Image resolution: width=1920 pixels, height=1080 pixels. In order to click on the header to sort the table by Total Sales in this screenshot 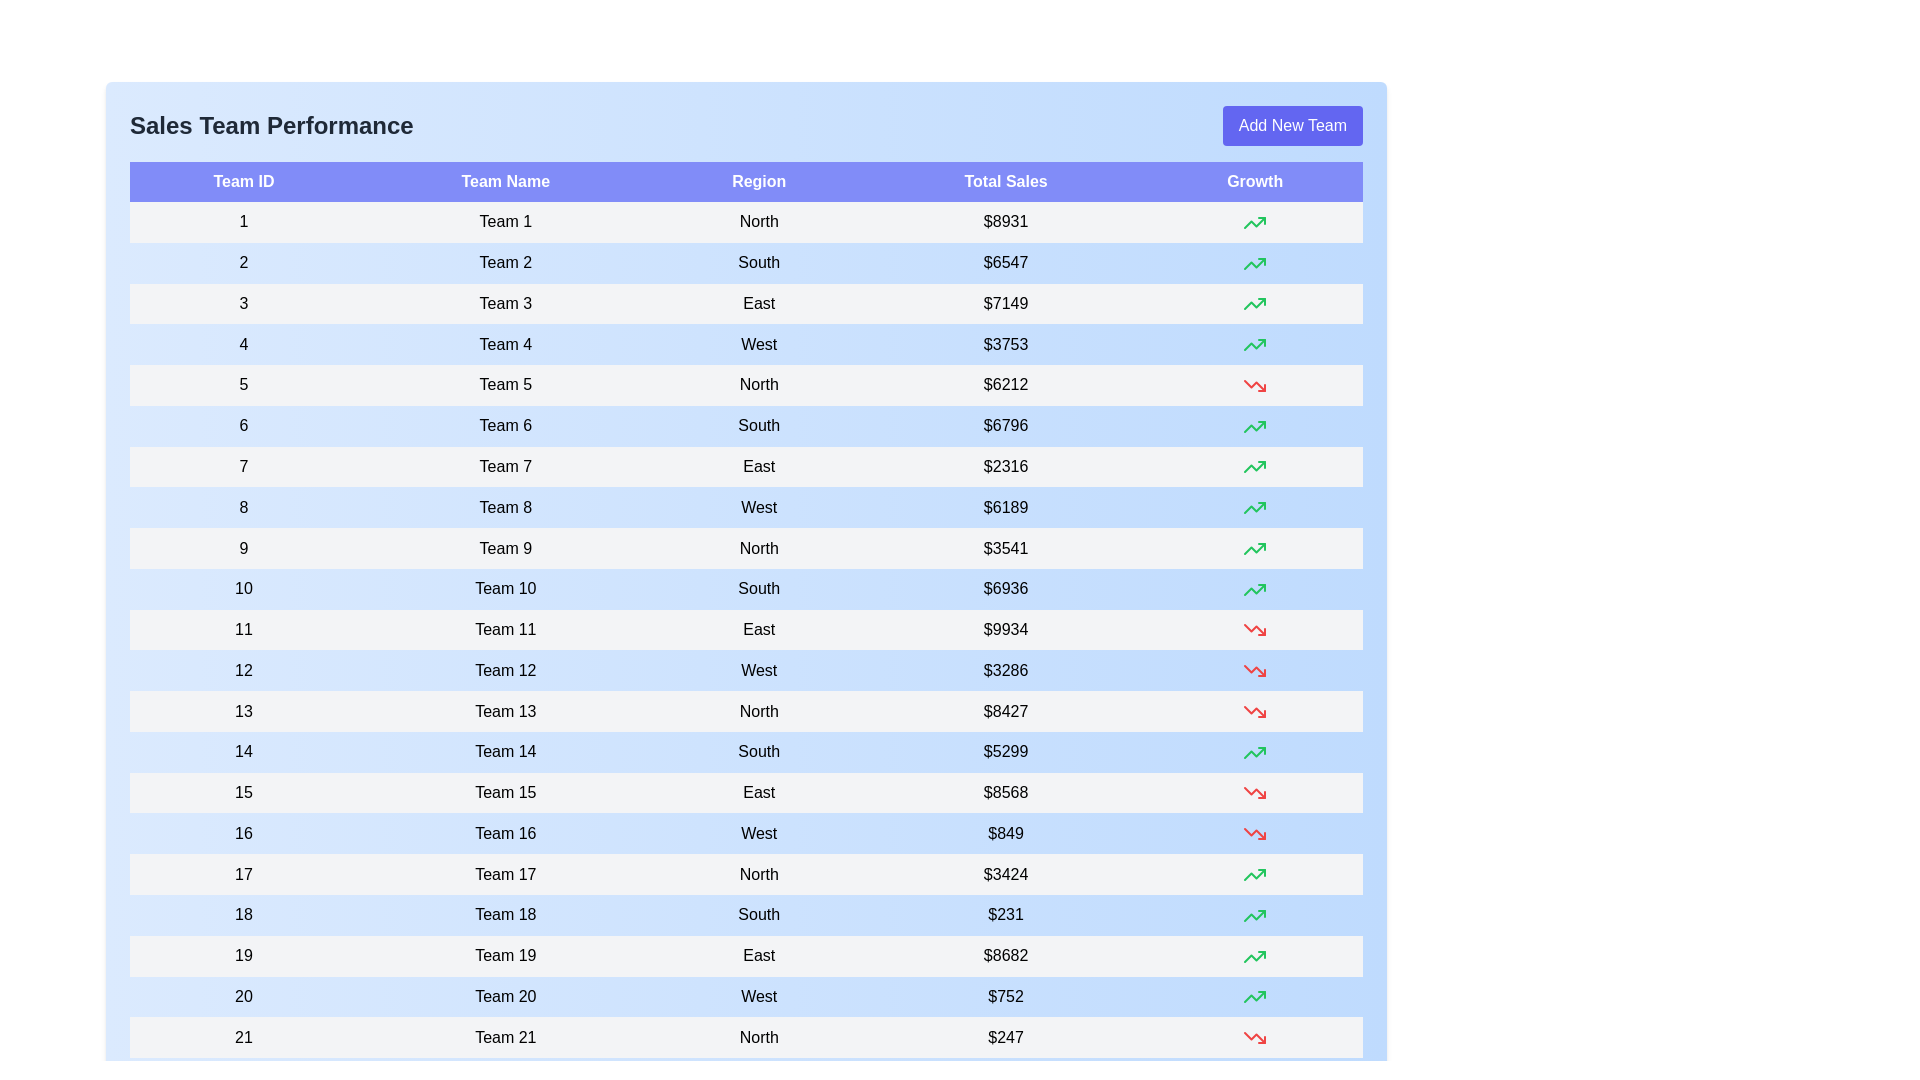, I will do `click(1006, 181)`.